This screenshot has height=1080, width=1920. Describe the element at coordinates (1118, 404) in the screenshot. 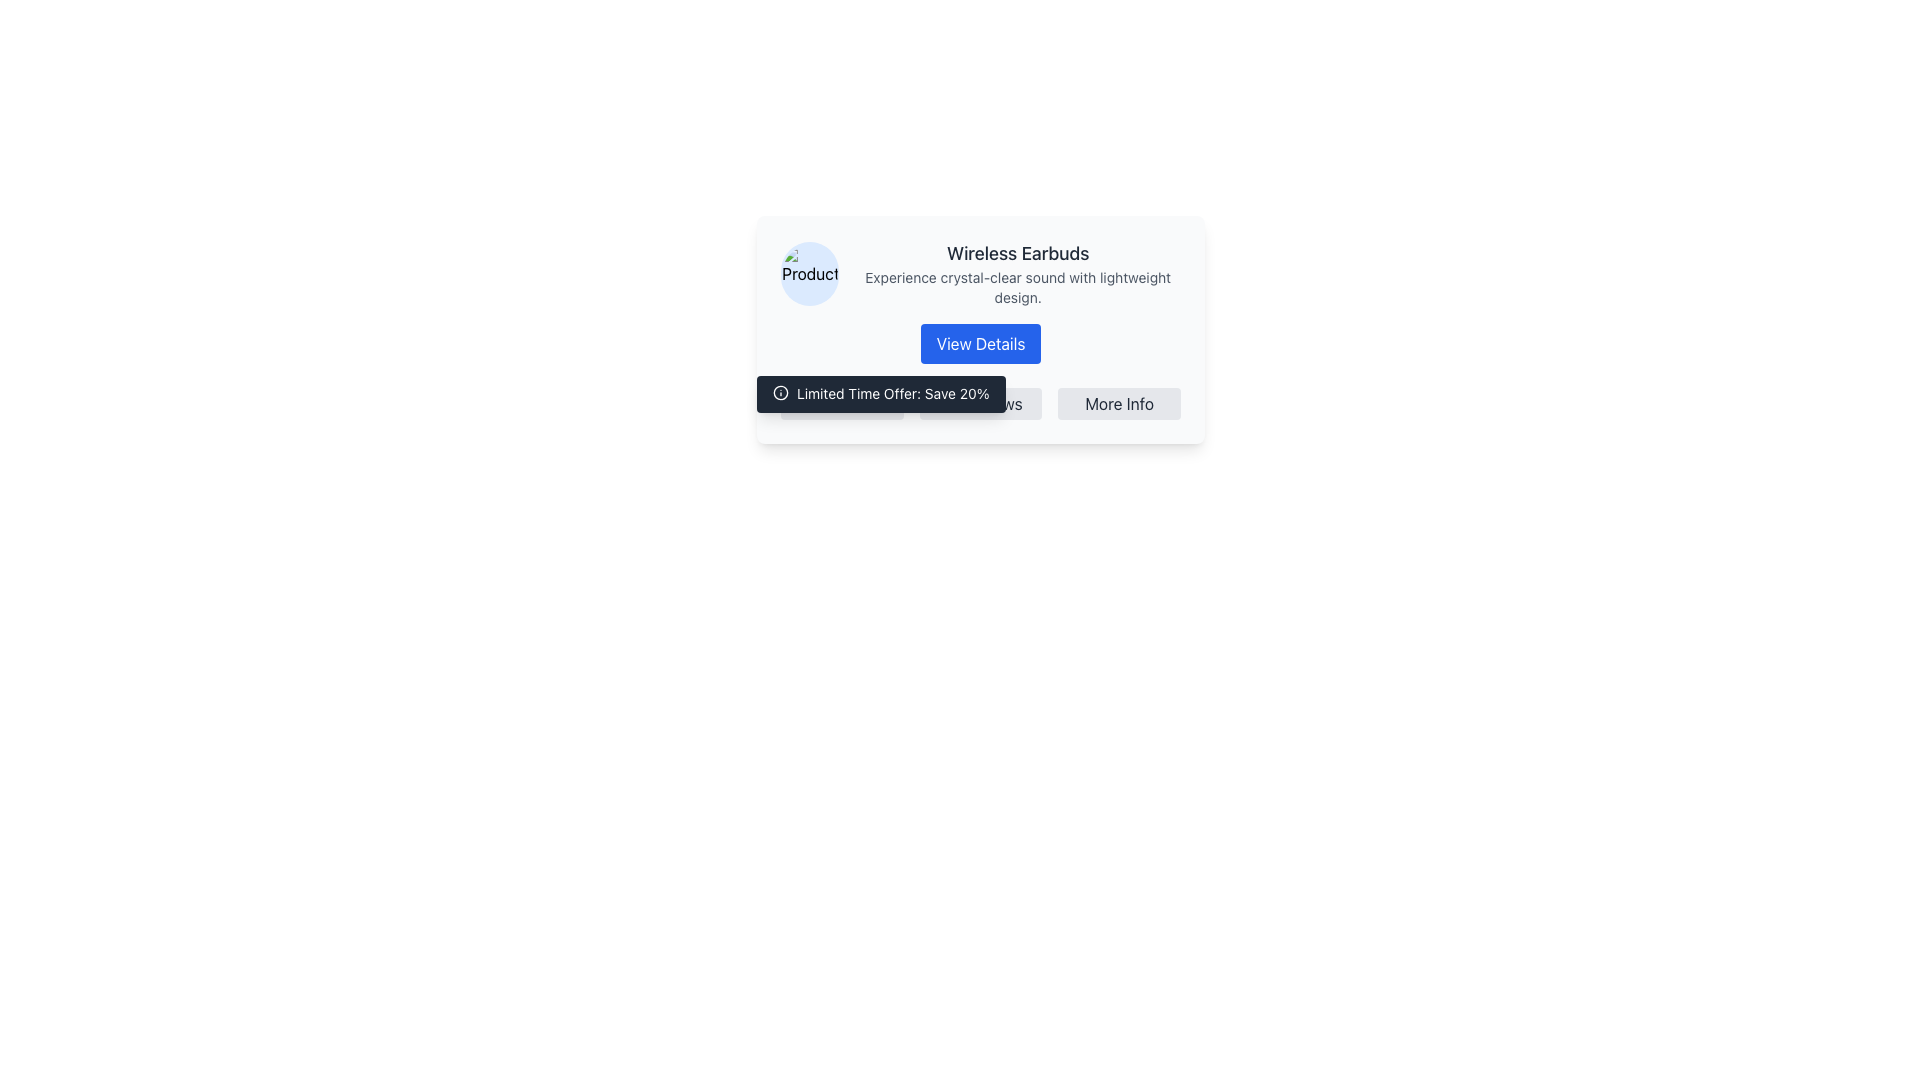

I see `the third button in the horizontal group of buttons that provides additional details about the product` at that location.